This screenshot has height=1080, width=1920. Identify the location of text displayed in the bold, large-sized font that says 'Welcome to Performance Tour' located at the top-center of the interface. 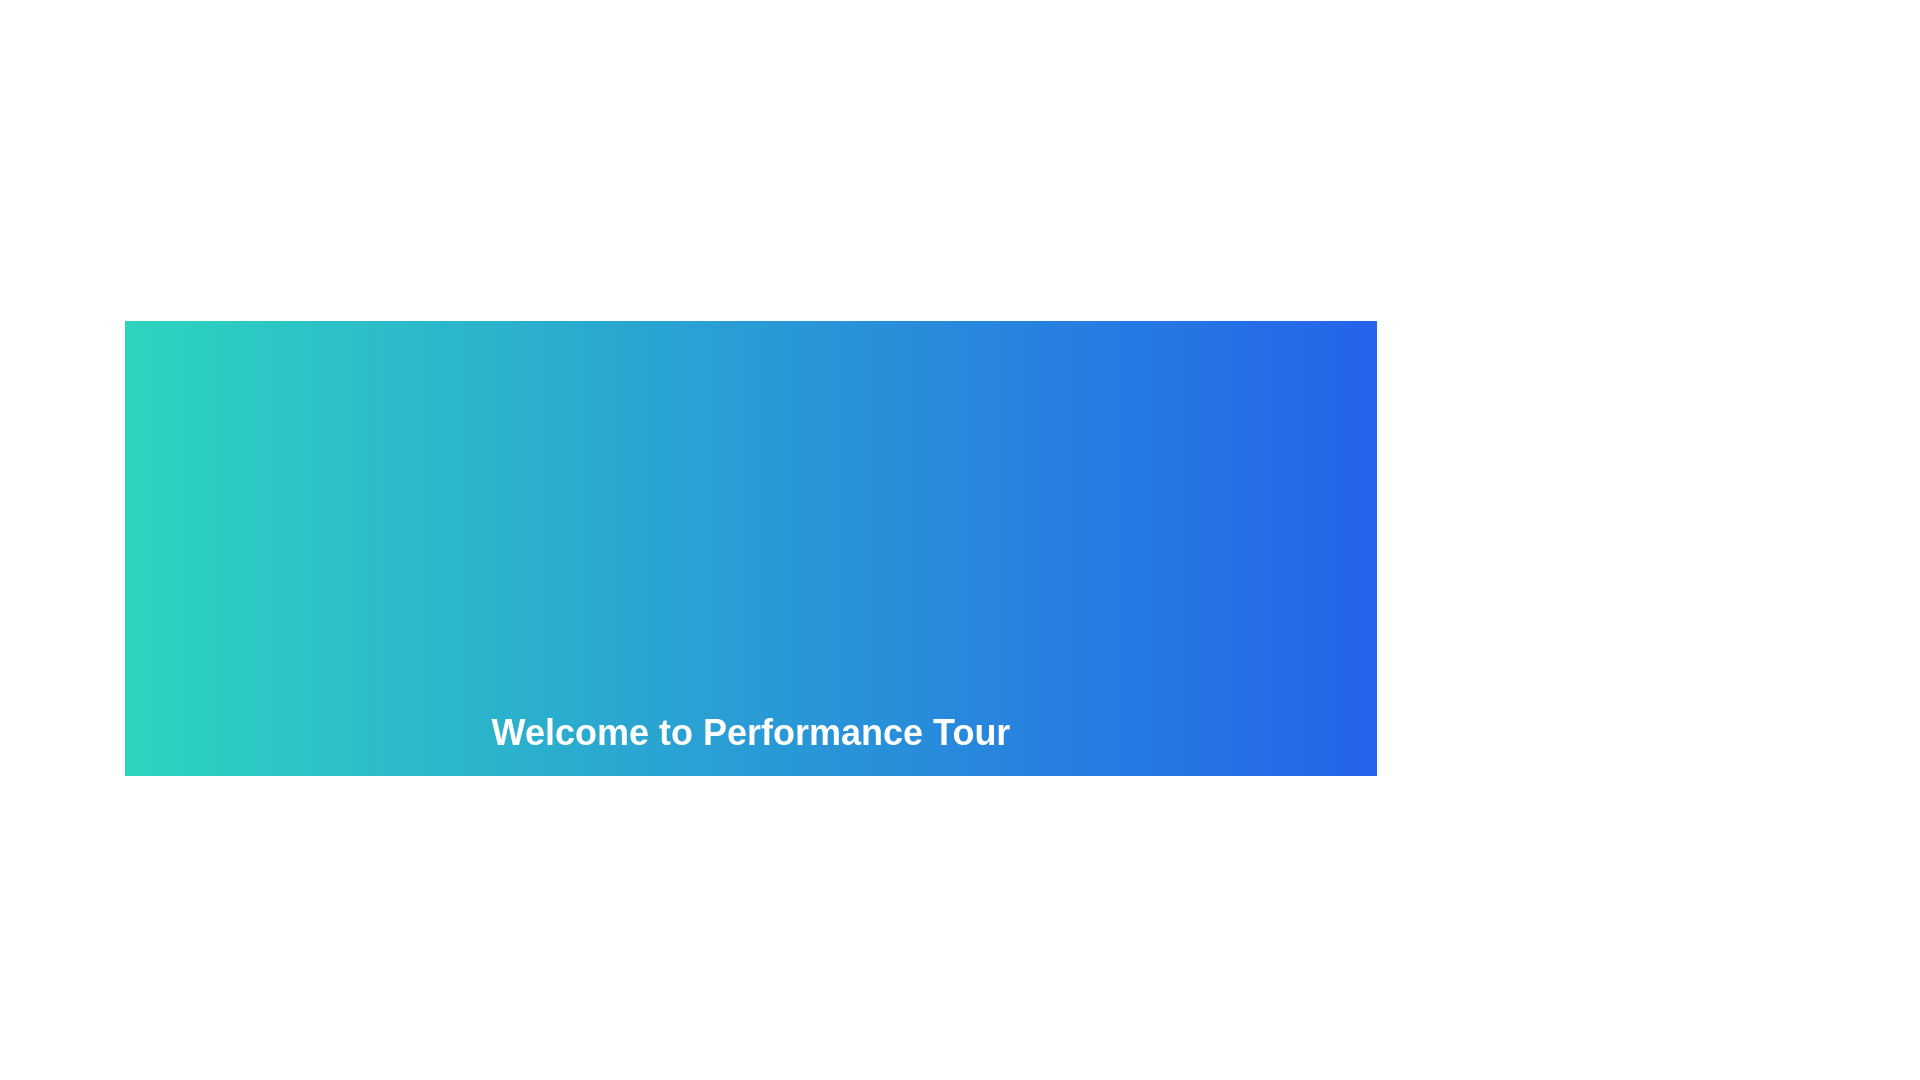
(749, 732).